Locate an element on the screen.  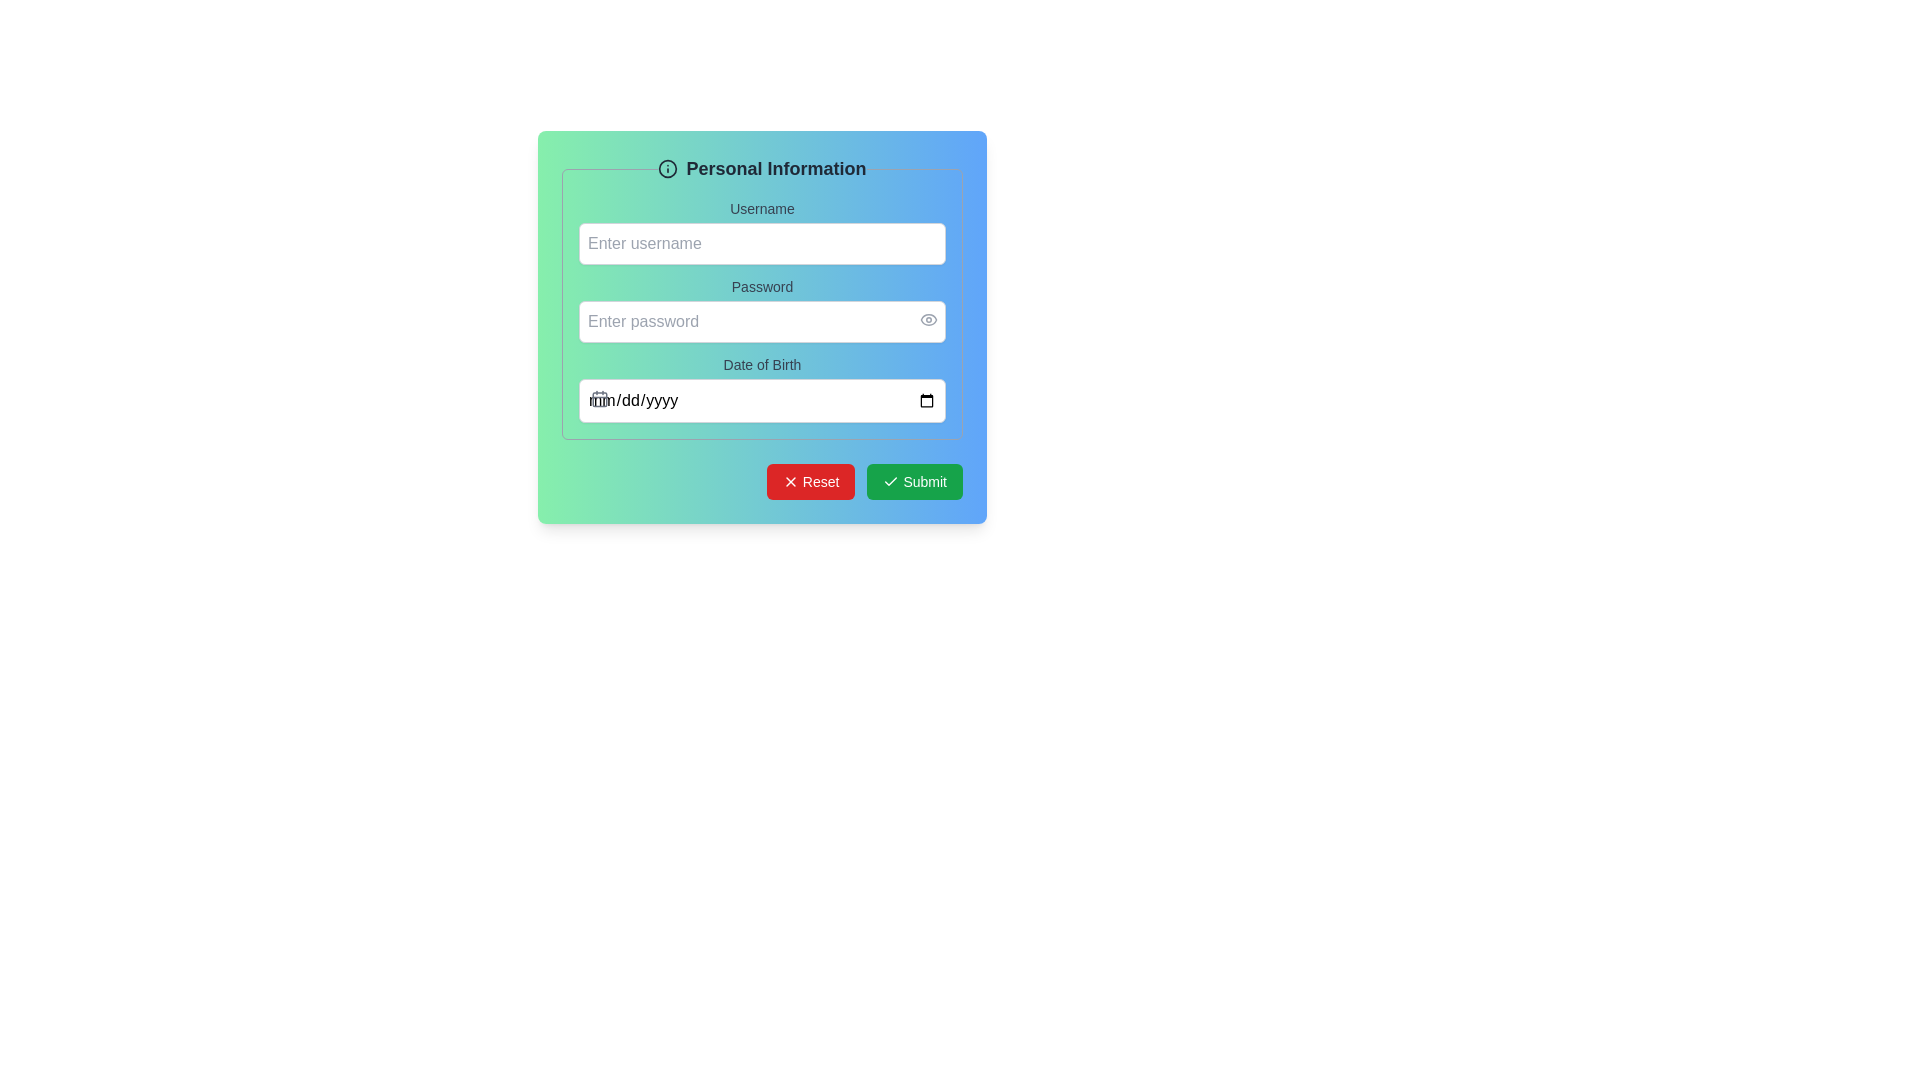
the text label displaying 'Submit' which is situated within a green button at the bottom-right of the form is located at coordinates (924, 482).